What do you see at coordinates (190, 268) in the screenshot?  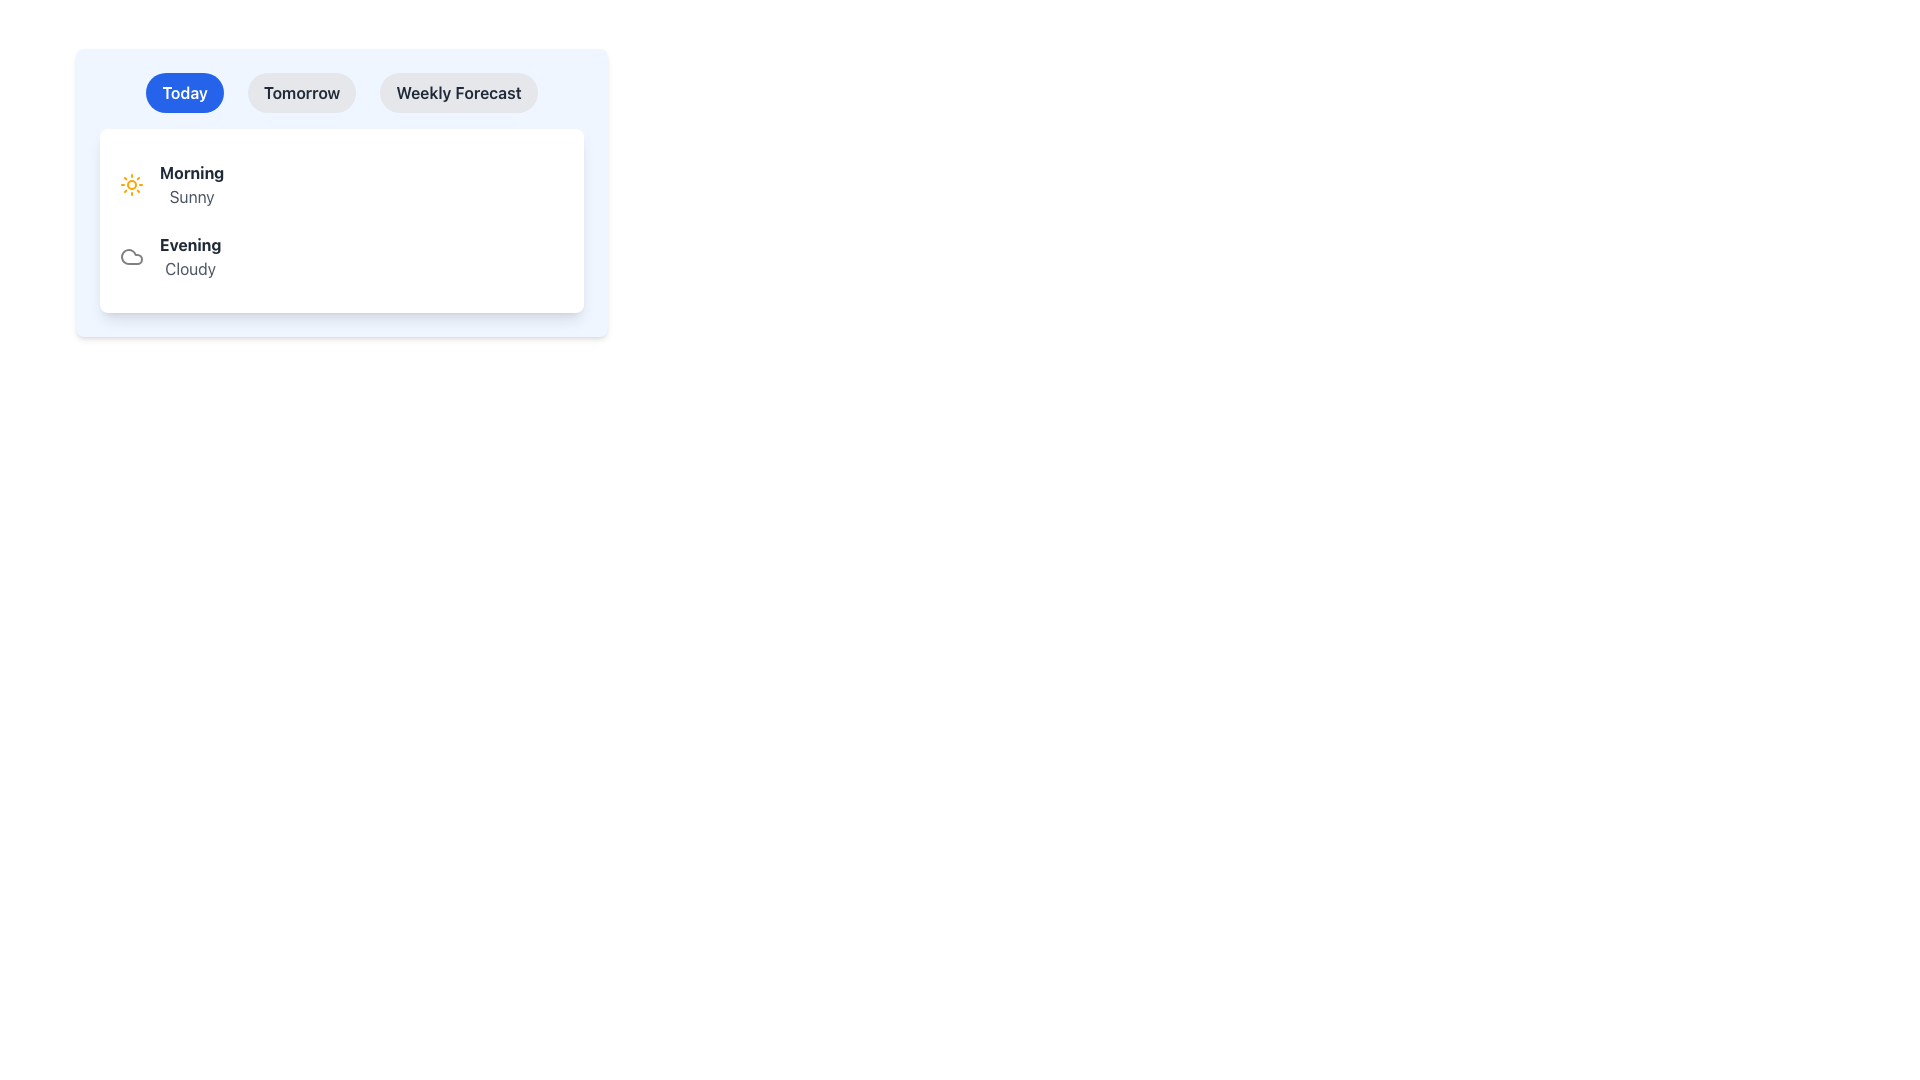 I see `the 'Cloudy' text label that displays the evening weather condition, located beneath the 'Evening' label in the weather forecast card` at bounding box center [190, 268].